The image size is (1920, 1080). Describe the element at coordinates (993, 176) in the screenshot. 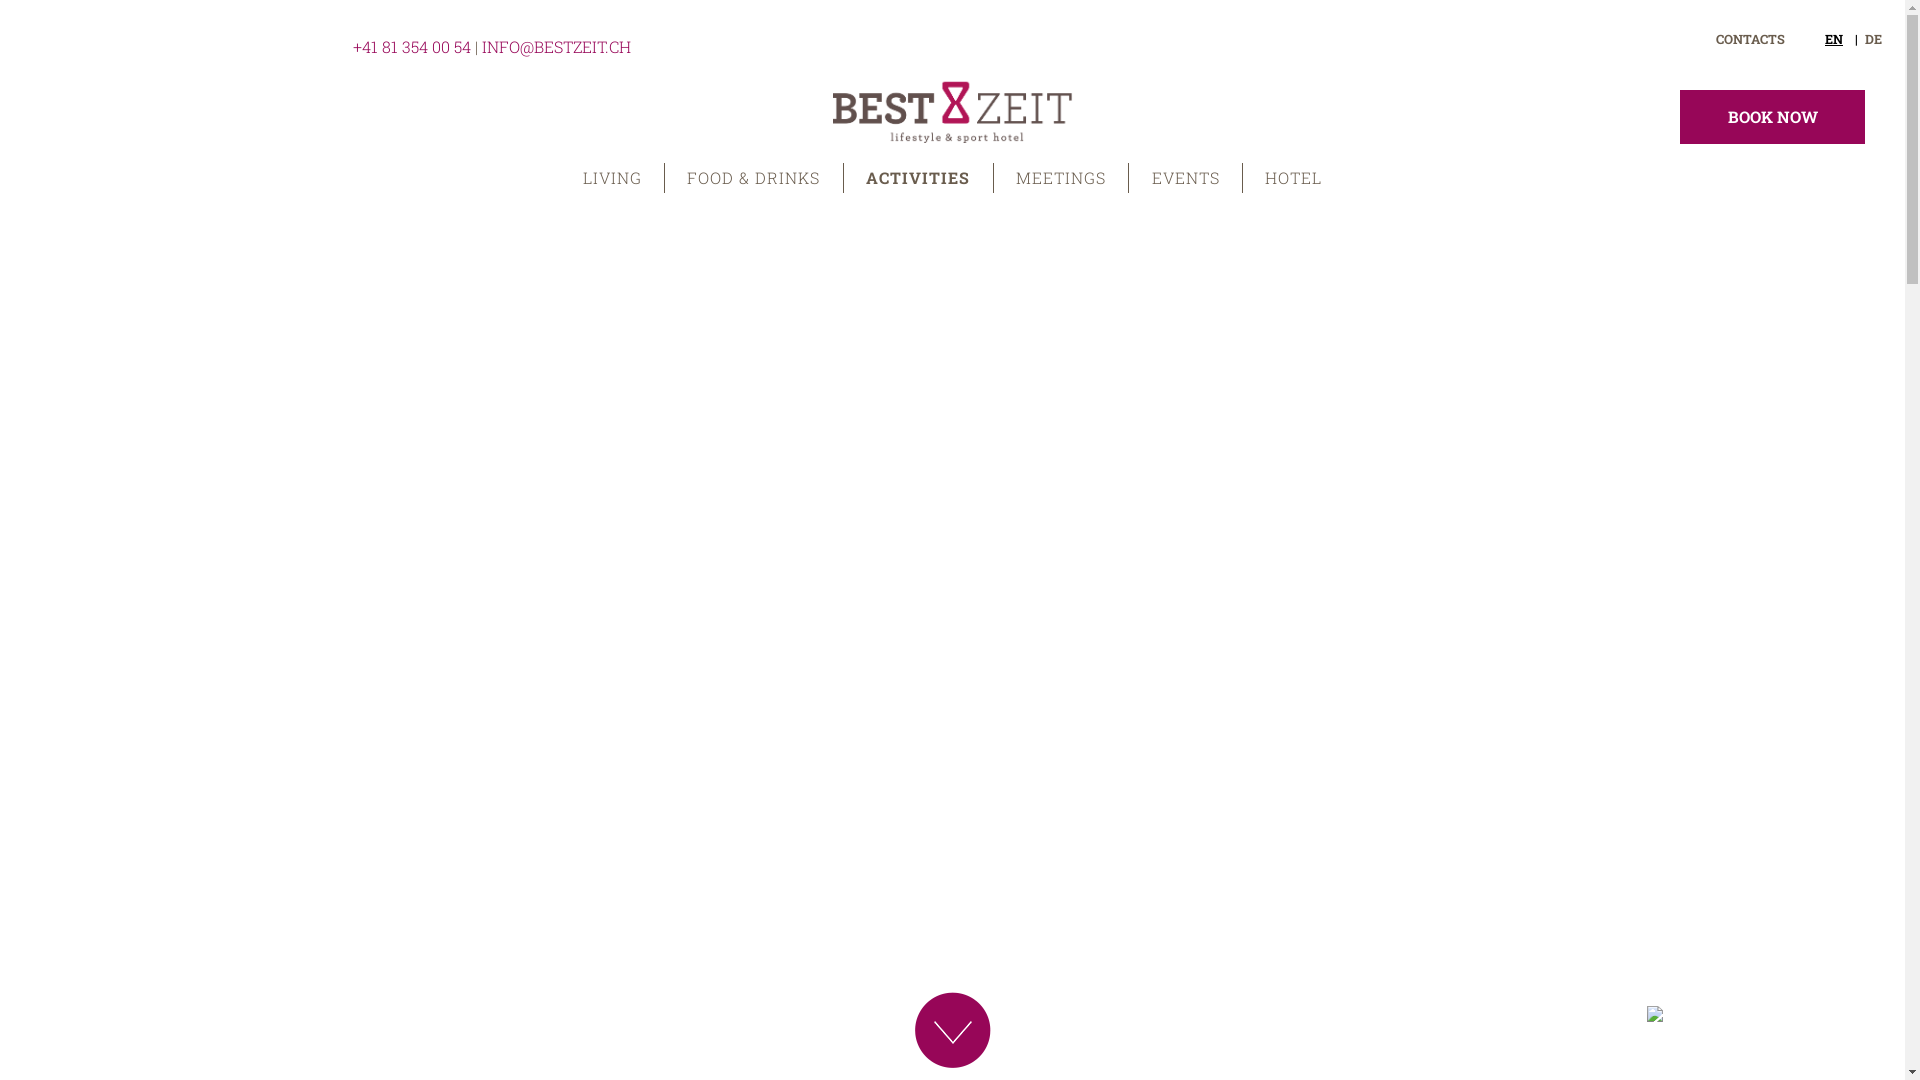

I see `'MEETINGS'` at that location.